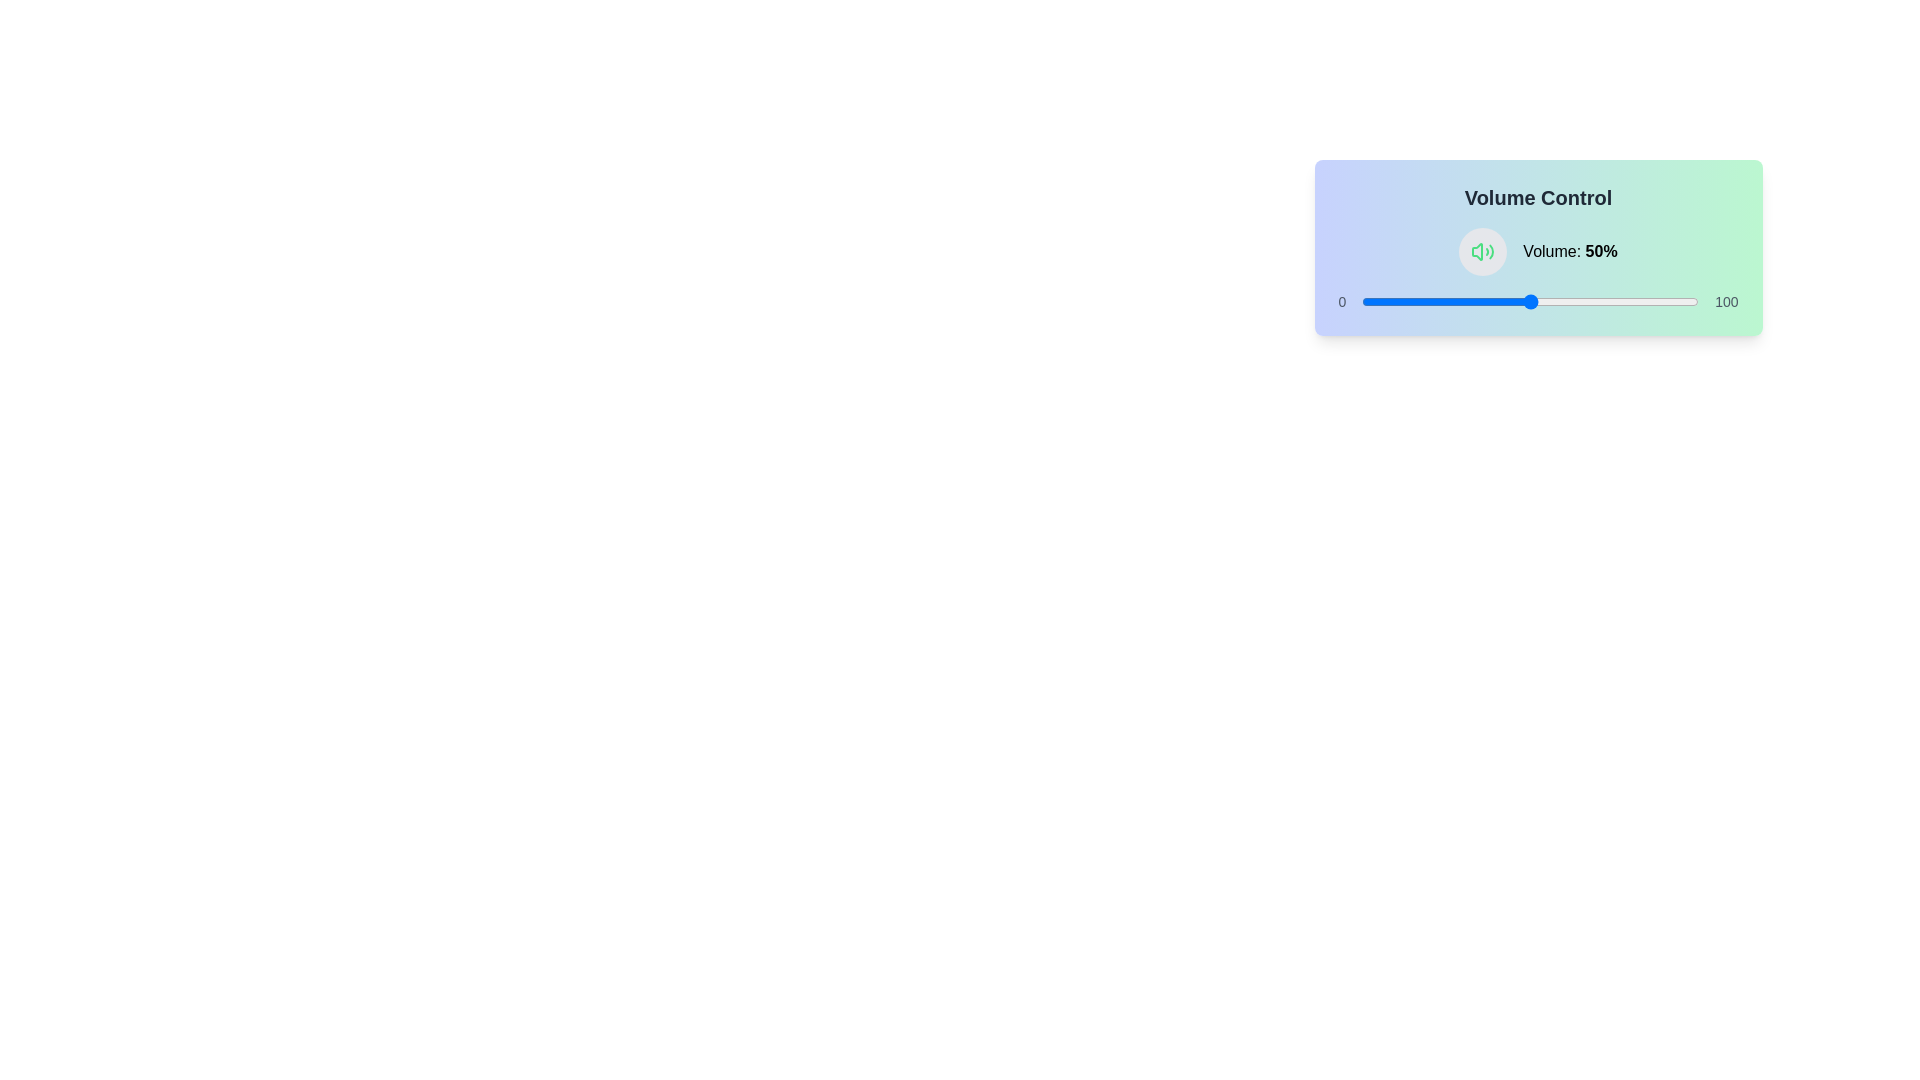 The image size is (1920, 1080). I want to click on the volume slider to set the volume to 93%, so click(1675, 301).